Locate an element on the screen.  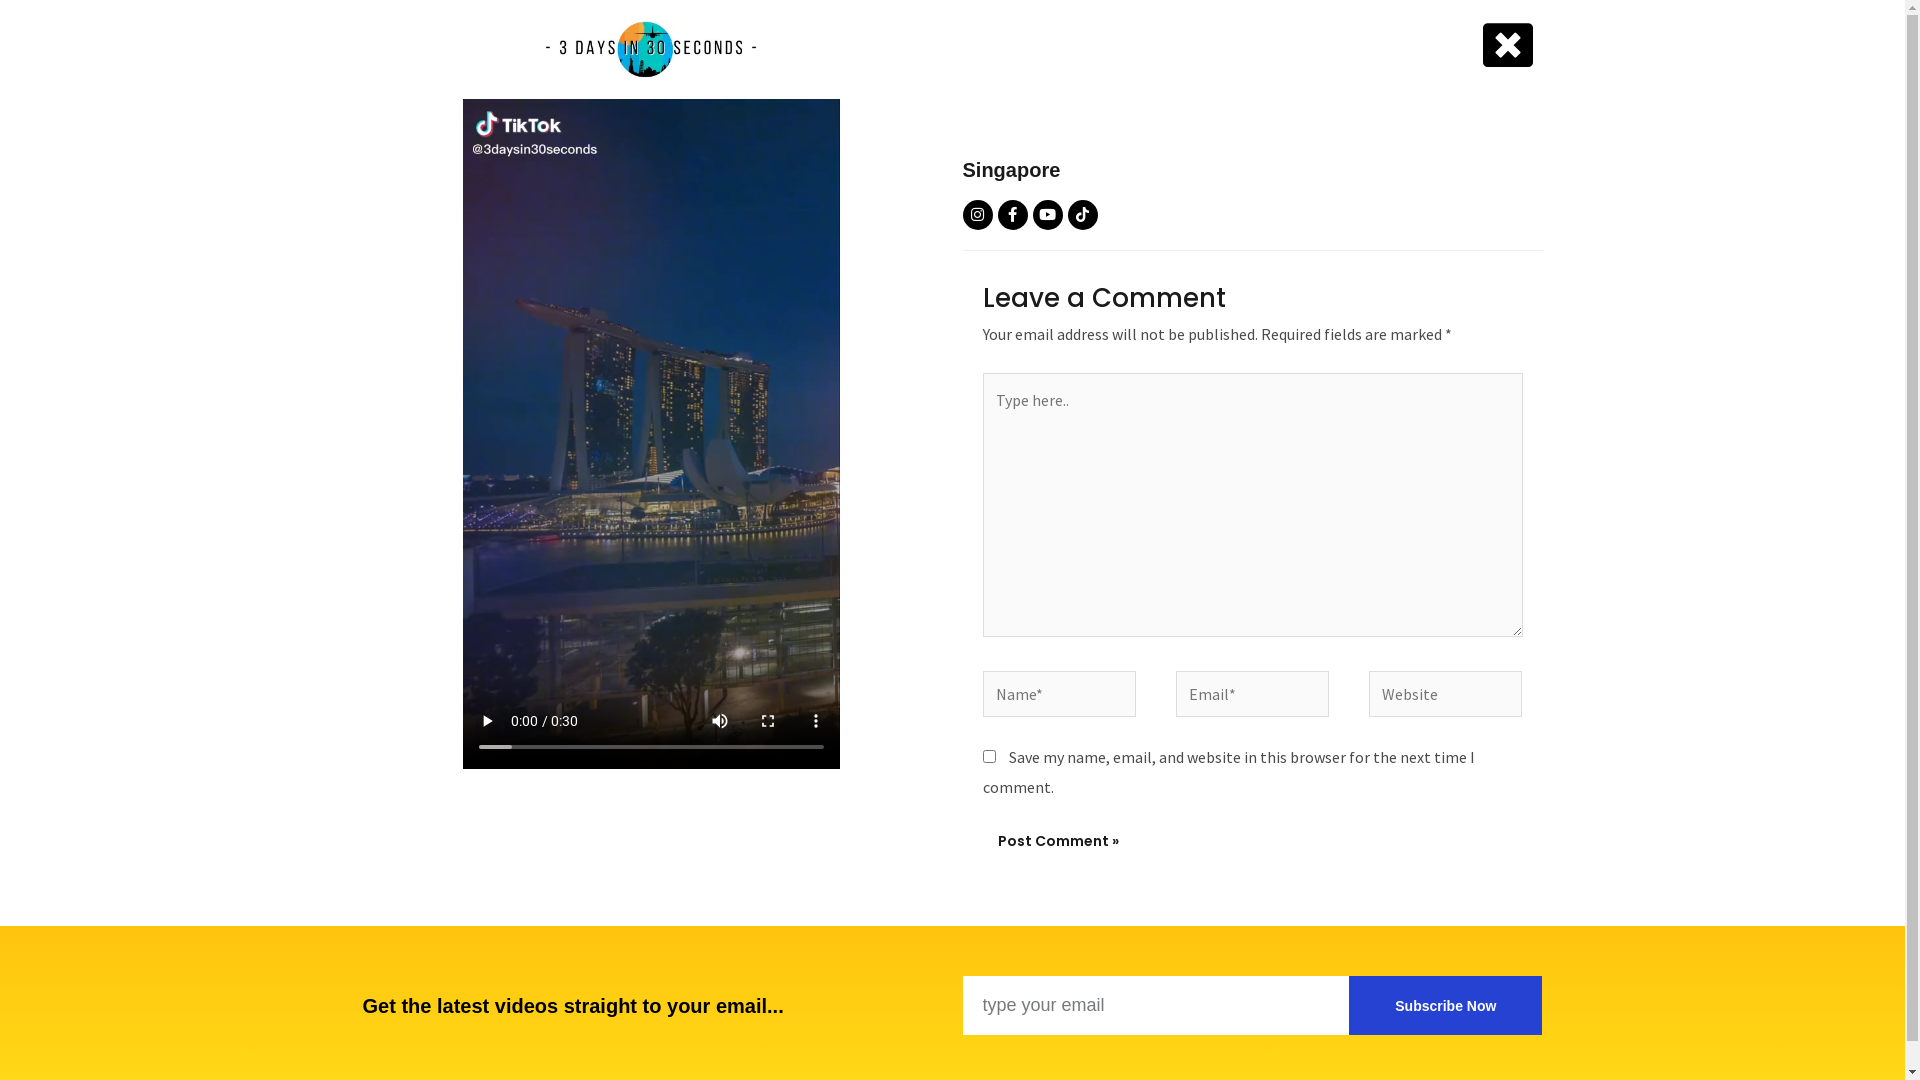
'Facebook-f' is located at coordinates (1012, 215).